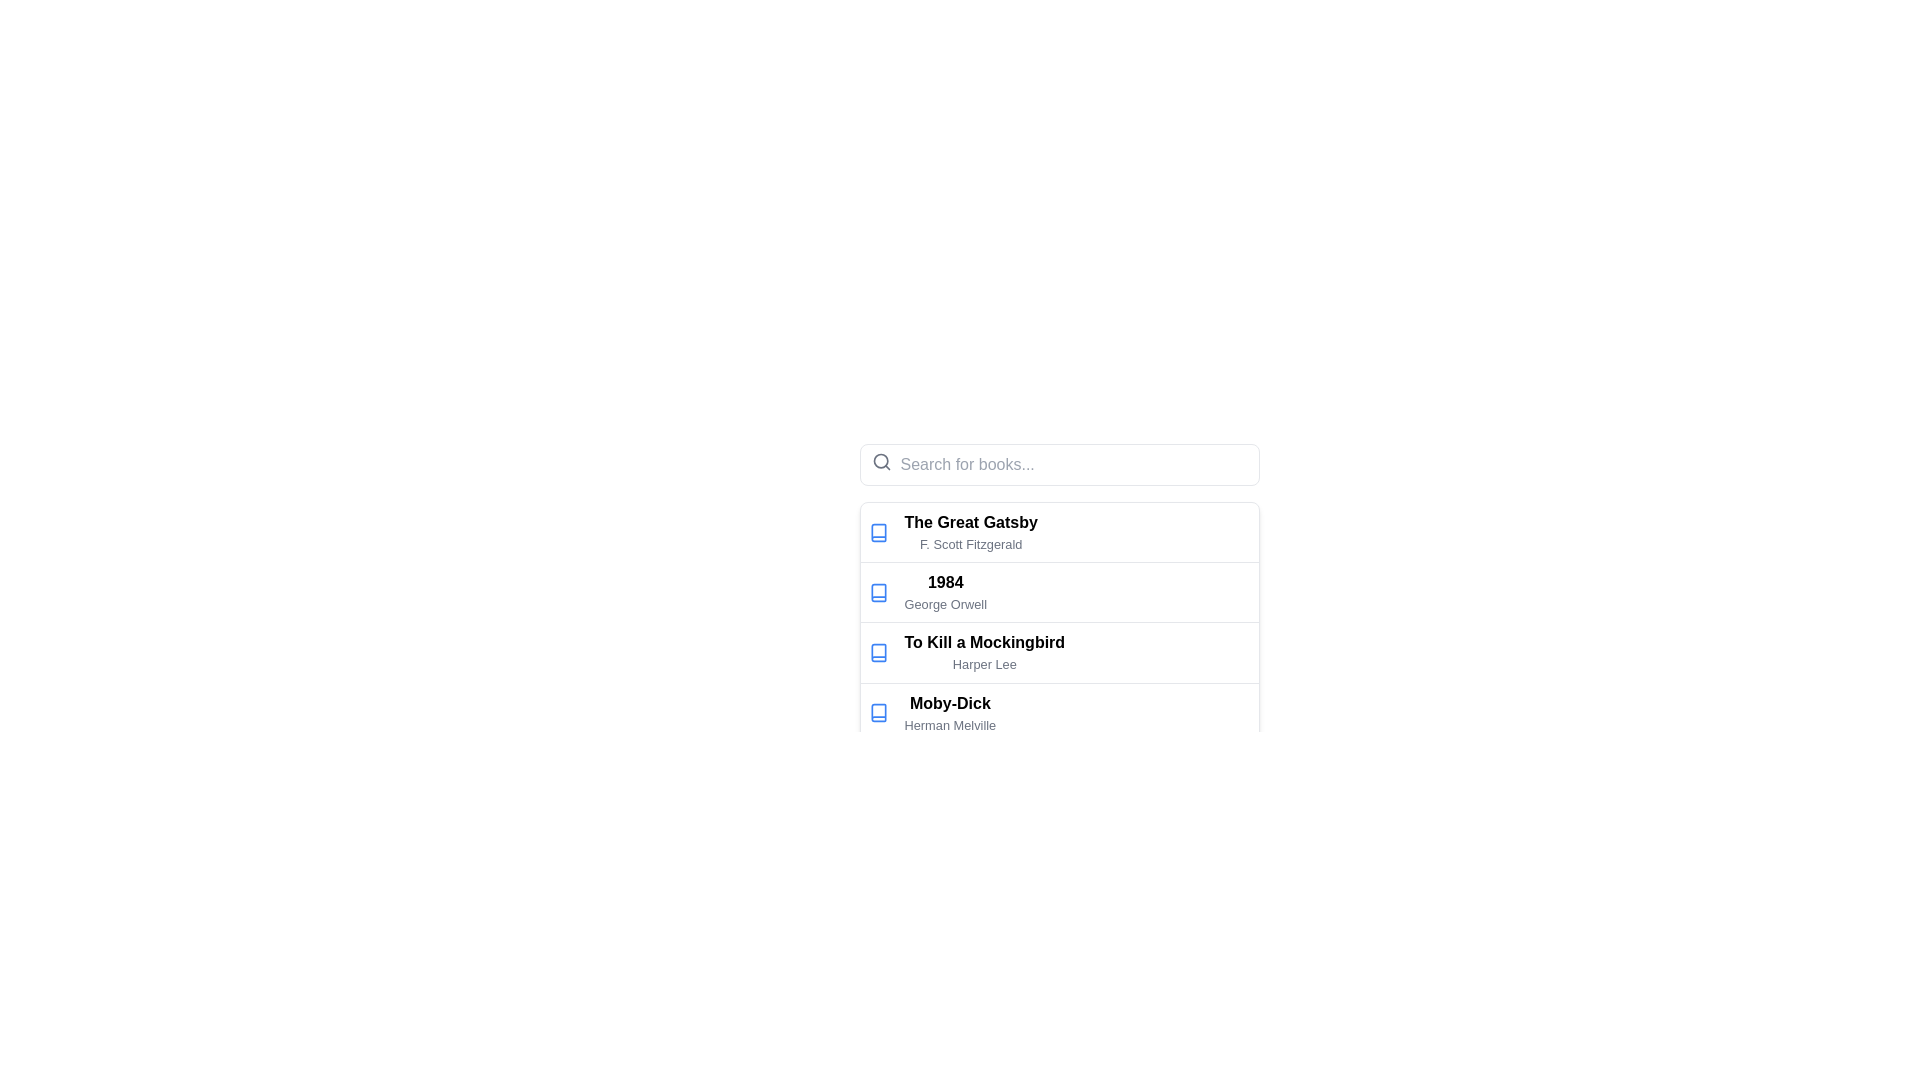 Image resolution: width=1920 pixels, height=1080 pixels. Describe the element at coordinates (878, 712) in the screenshot. I see `the icon representing 'Moby-Dick' by Herman Melville, located at the top-left corner of its row` at that location.